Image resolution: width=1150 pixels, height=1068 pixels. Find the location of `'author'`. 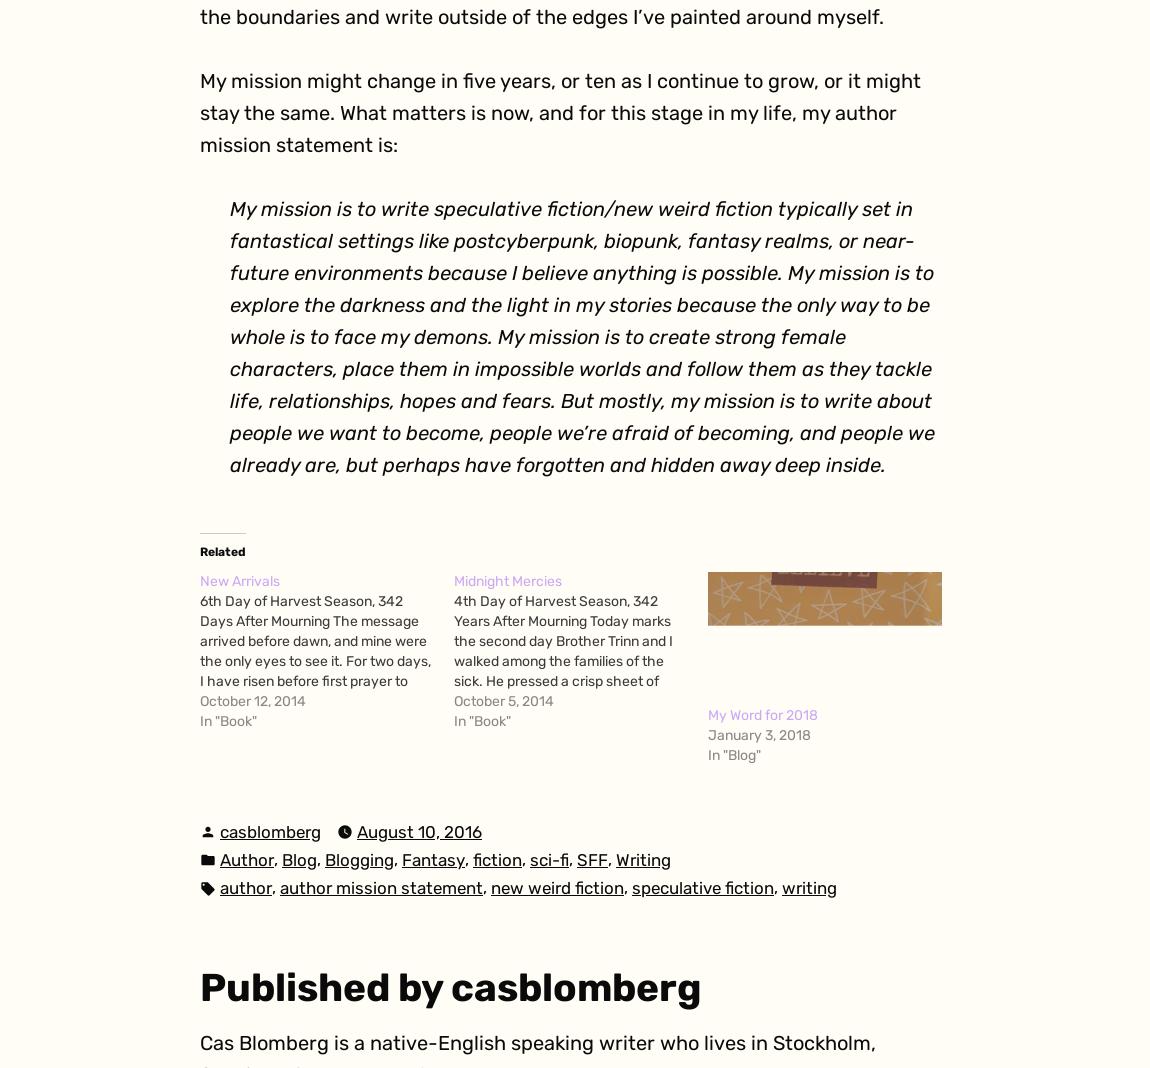

'author' is located at coordinates (244, 887).